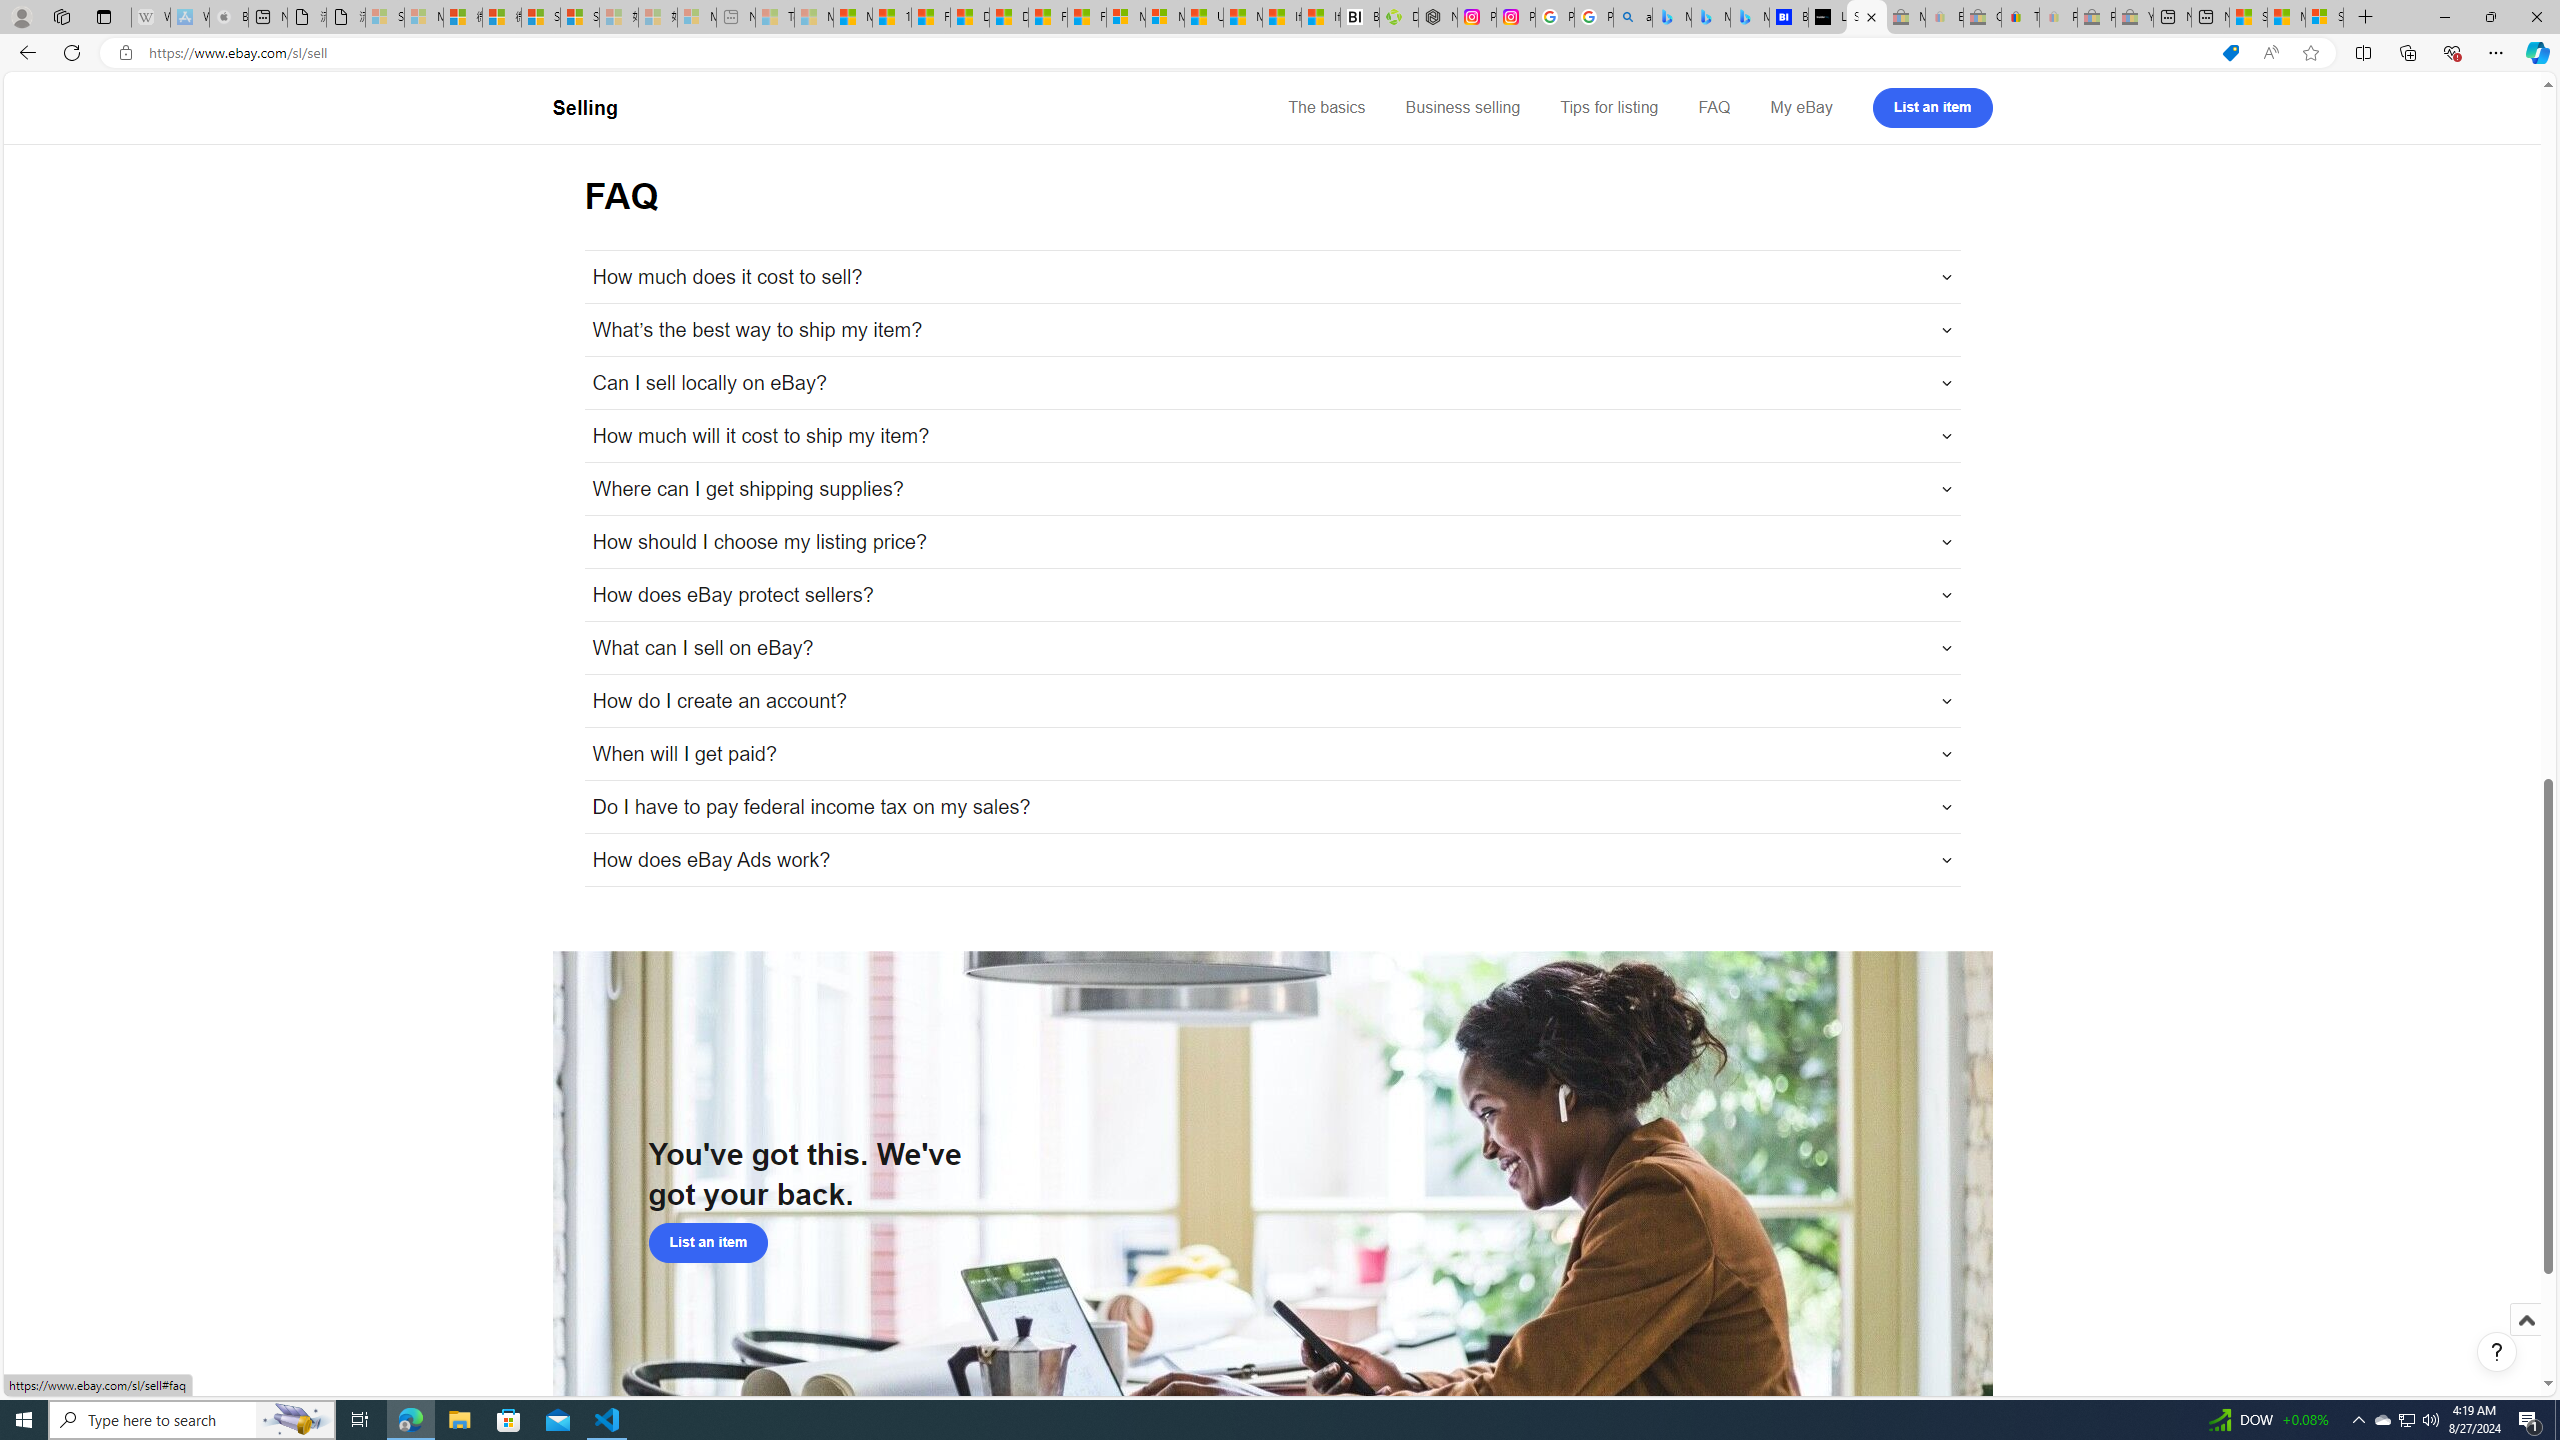  Describe the element at coordinates (1271, 593) in the screenshot. I see `'How does eBay protect sellers?'` at that location.